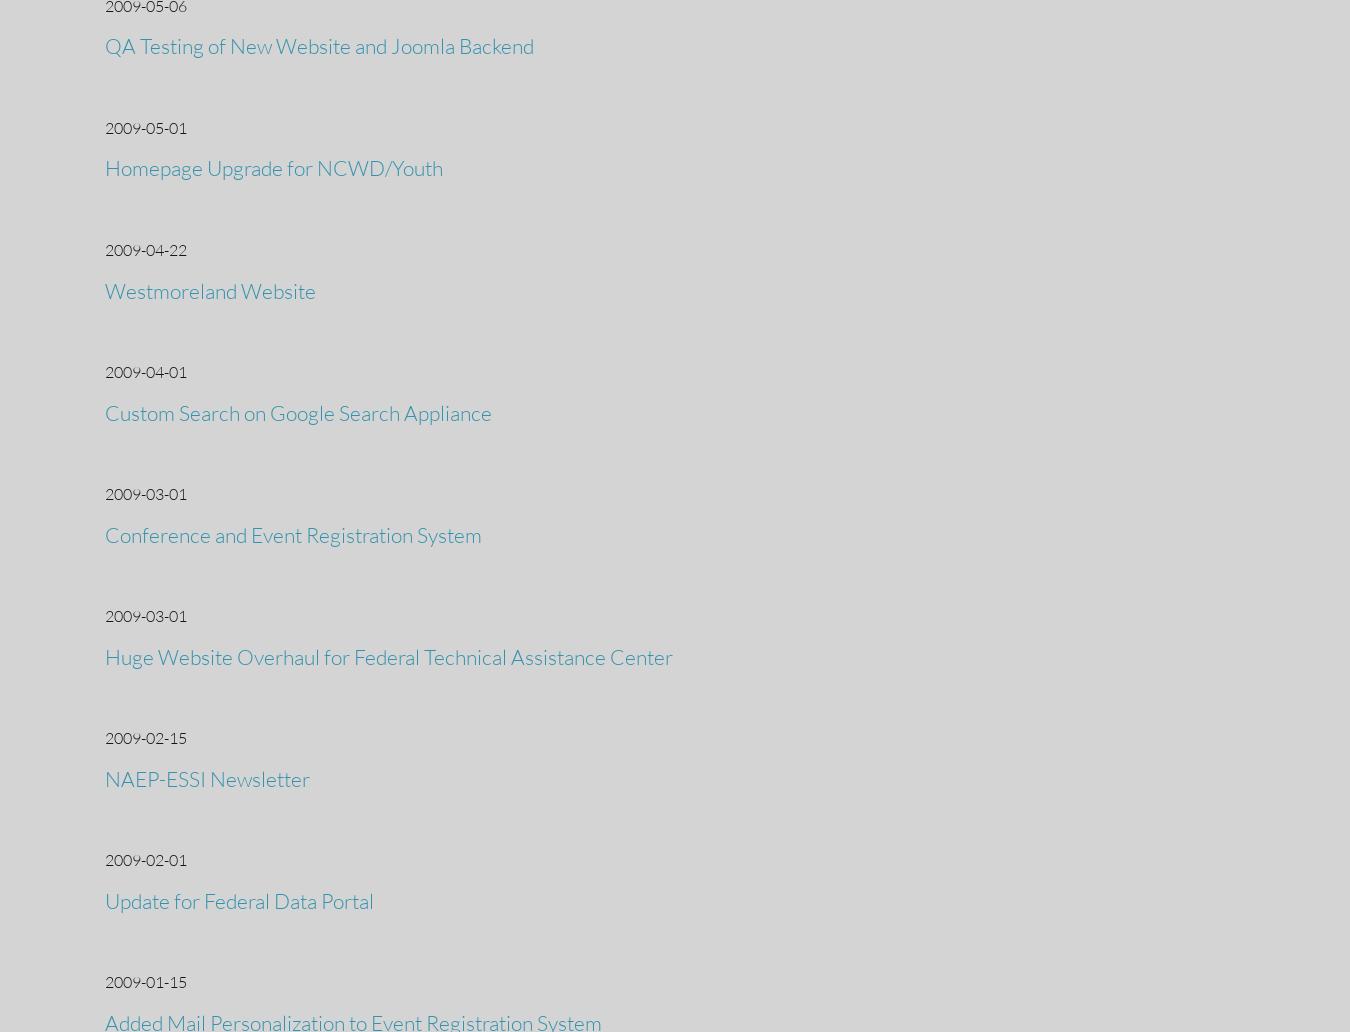 Image resolution: width=1350 pixels, height=1032 pixels. I want to click on 'Conference and Event Registration System', so click(292, 533).